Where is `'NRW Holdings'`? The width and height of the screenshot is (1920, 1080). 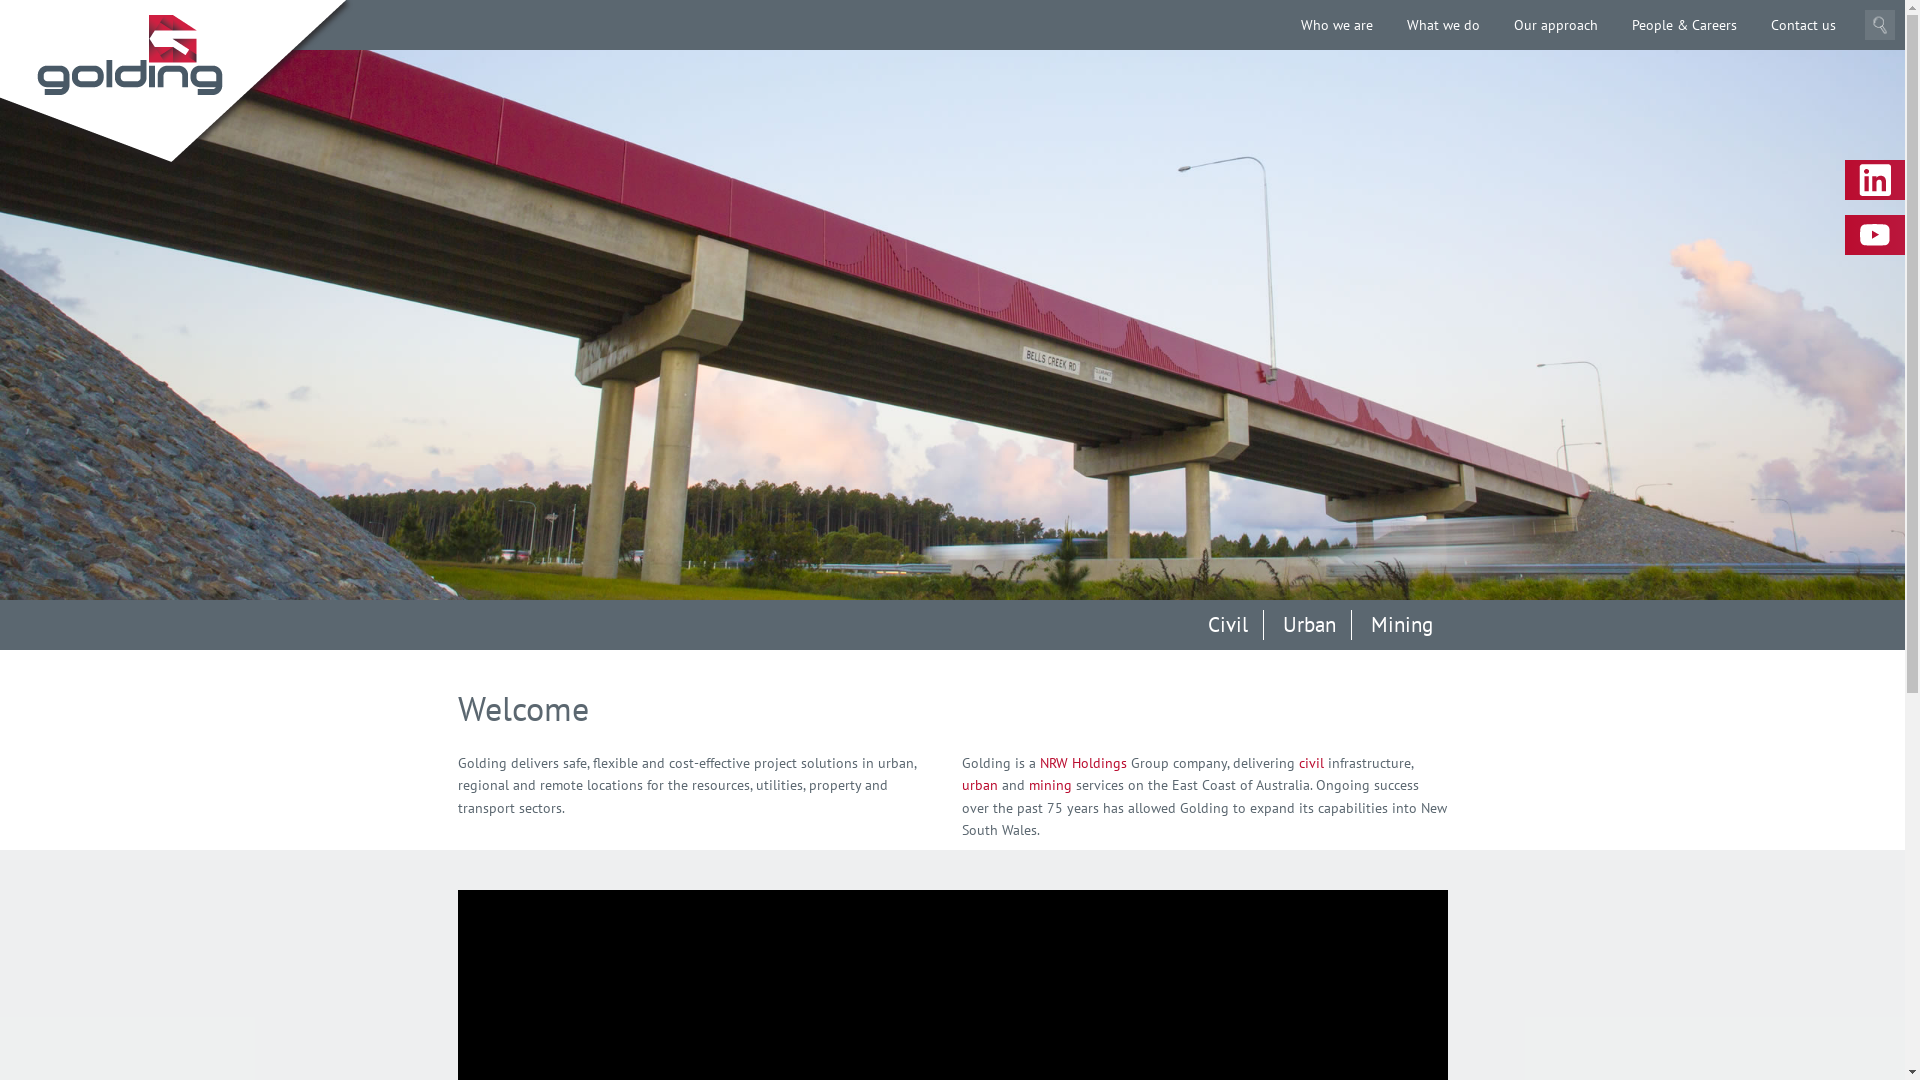 'NRW Holdings' is located at coordinates (1040, 763).